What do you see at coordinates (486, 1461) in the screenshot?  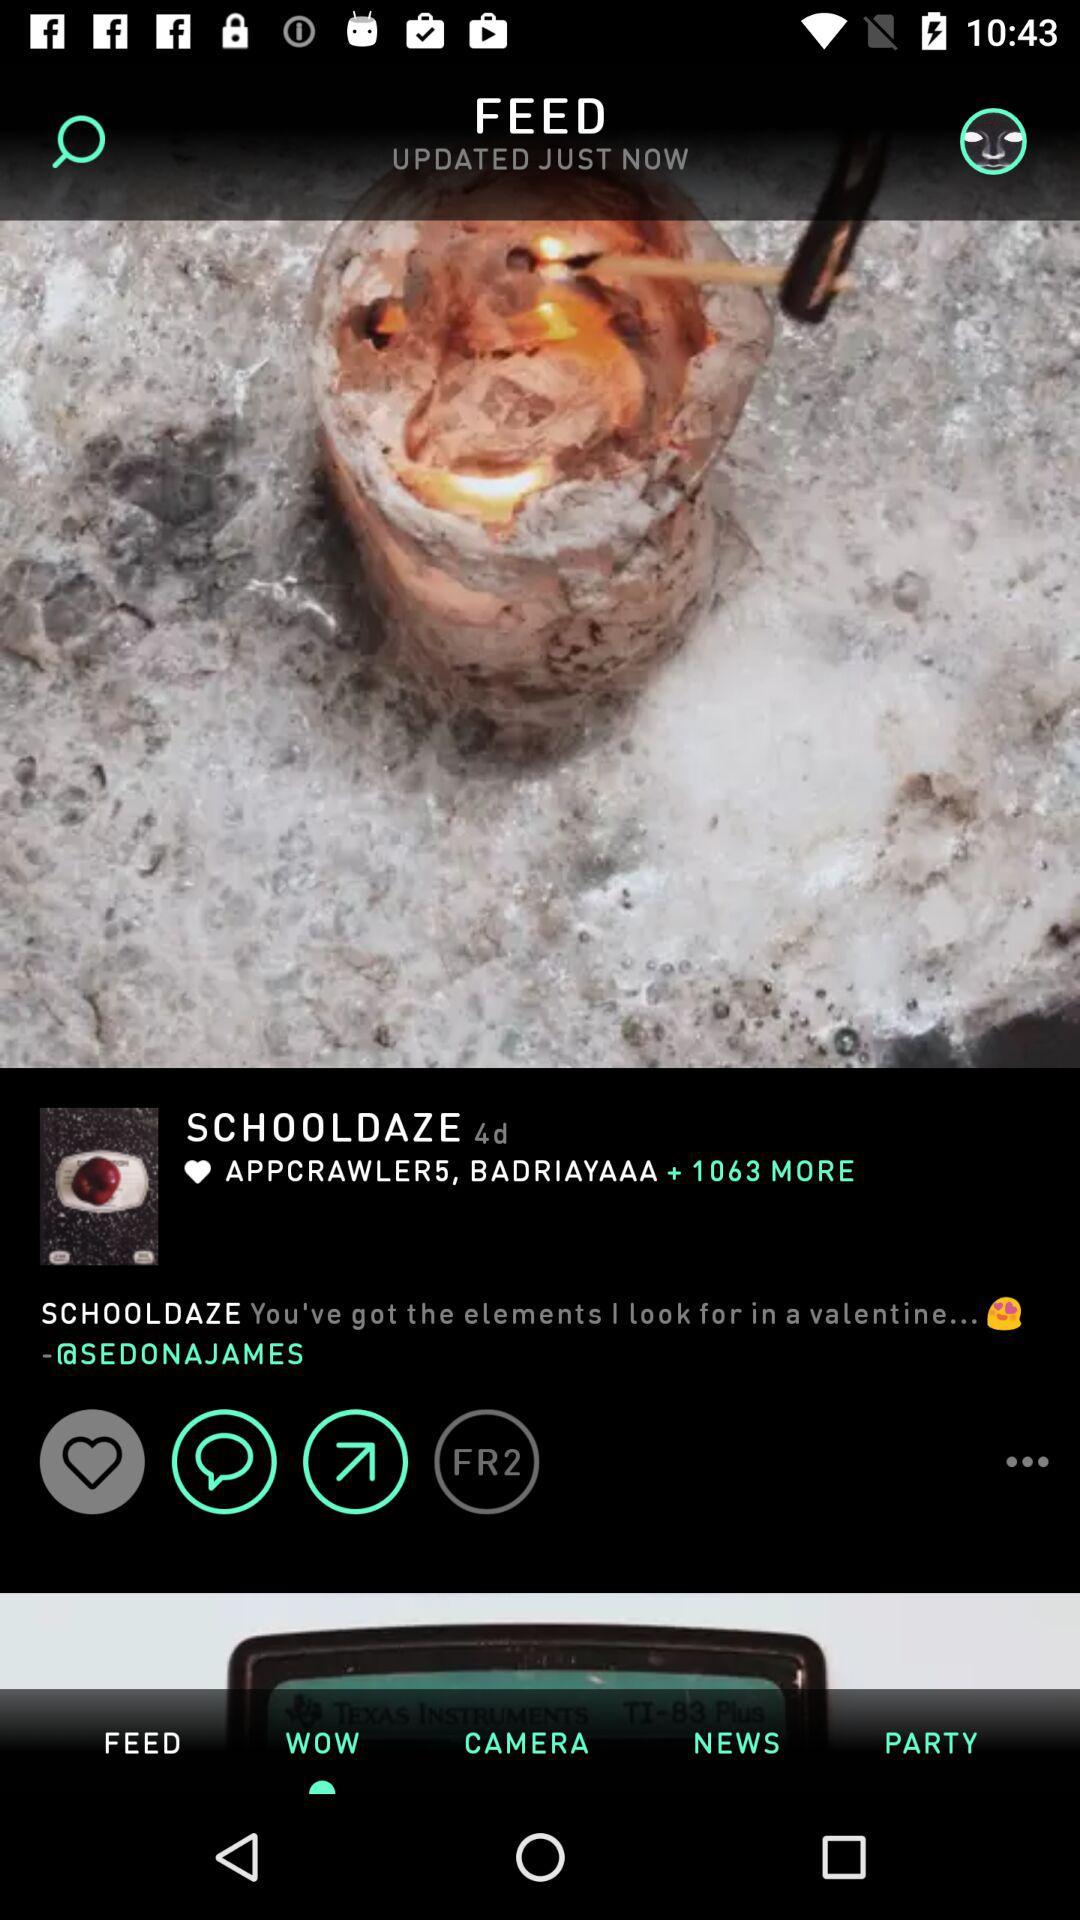 I see `fr2 icon` at bounding box center [486, 1461].